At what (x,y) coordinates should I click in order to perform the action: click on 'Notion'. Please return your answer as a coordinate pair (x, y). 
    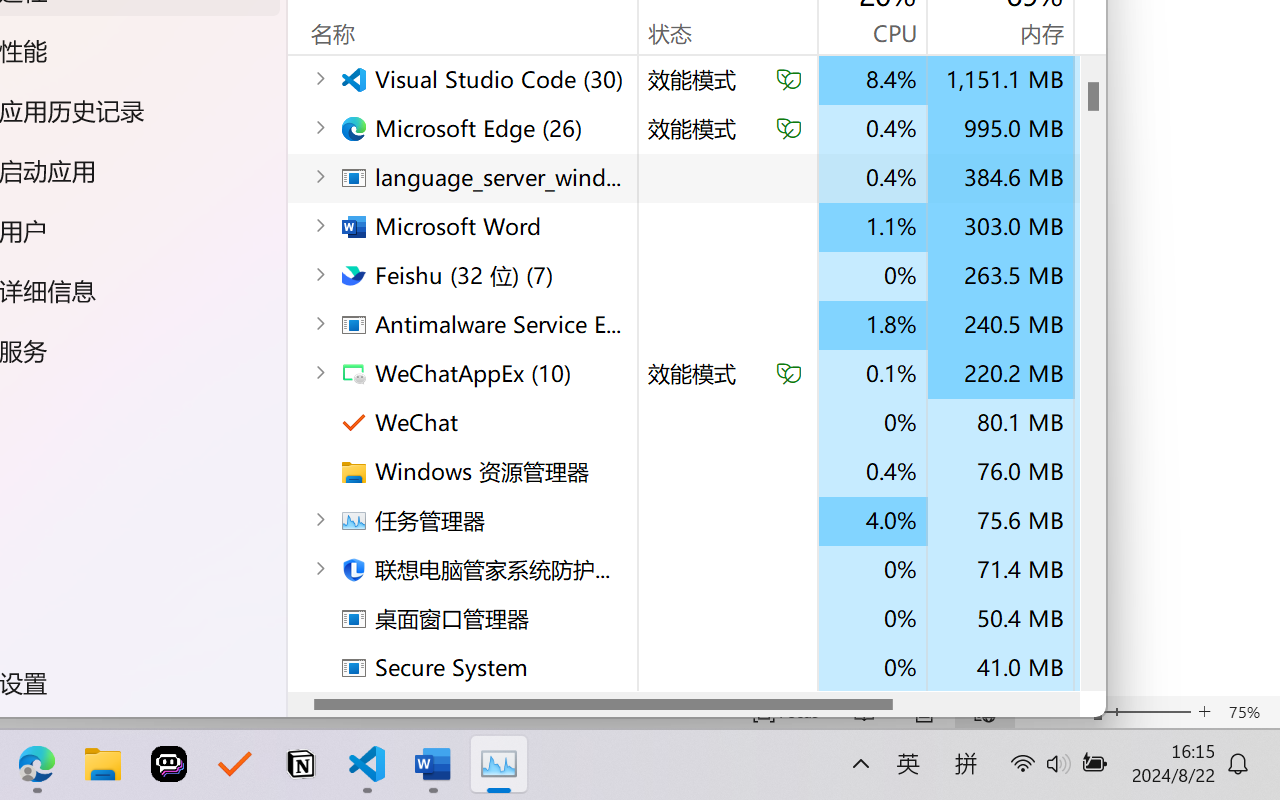
    Looking at the image, I should click on (299, 764).